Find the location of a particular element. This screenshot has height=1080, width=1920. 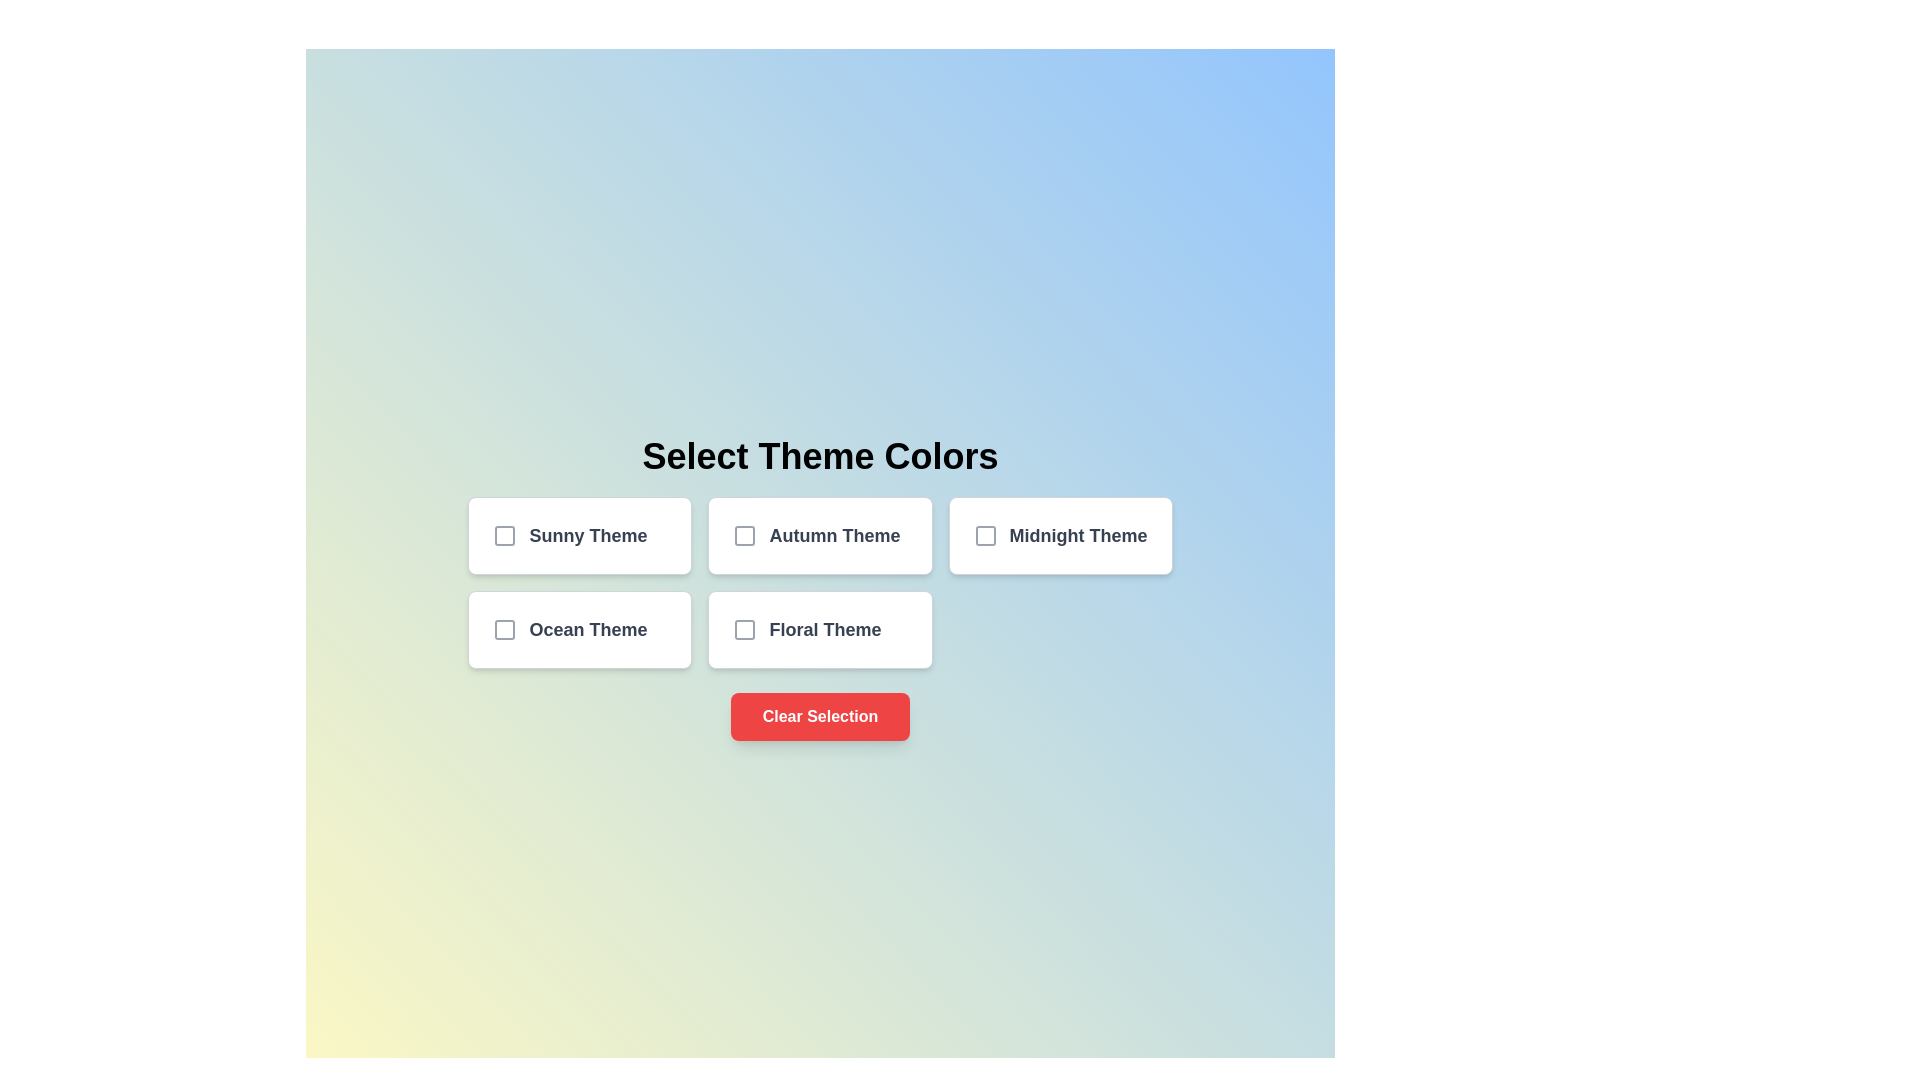

the card corresponding to the Midnight theme is located at coordinates (1059, 535).